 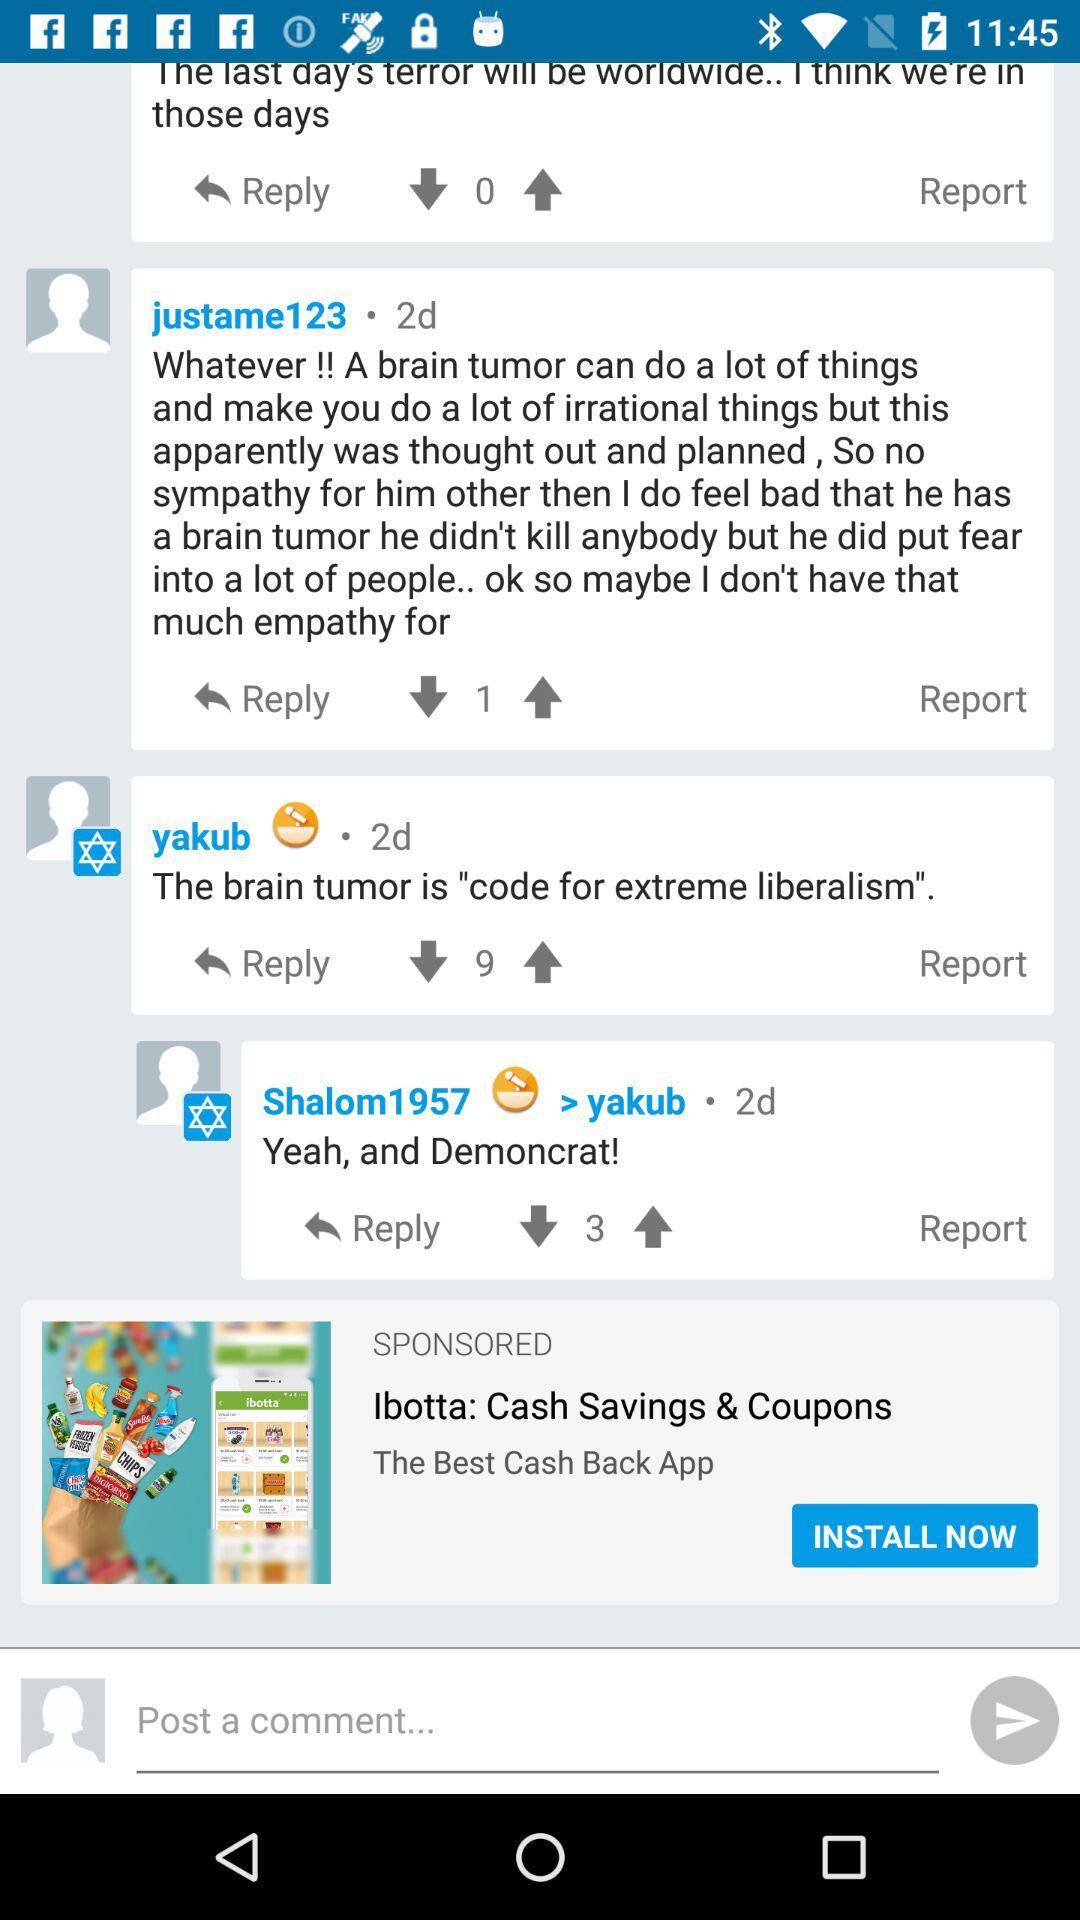 I want to click on icon to the left of the sponsored icon, so click(x=186, y=1349).